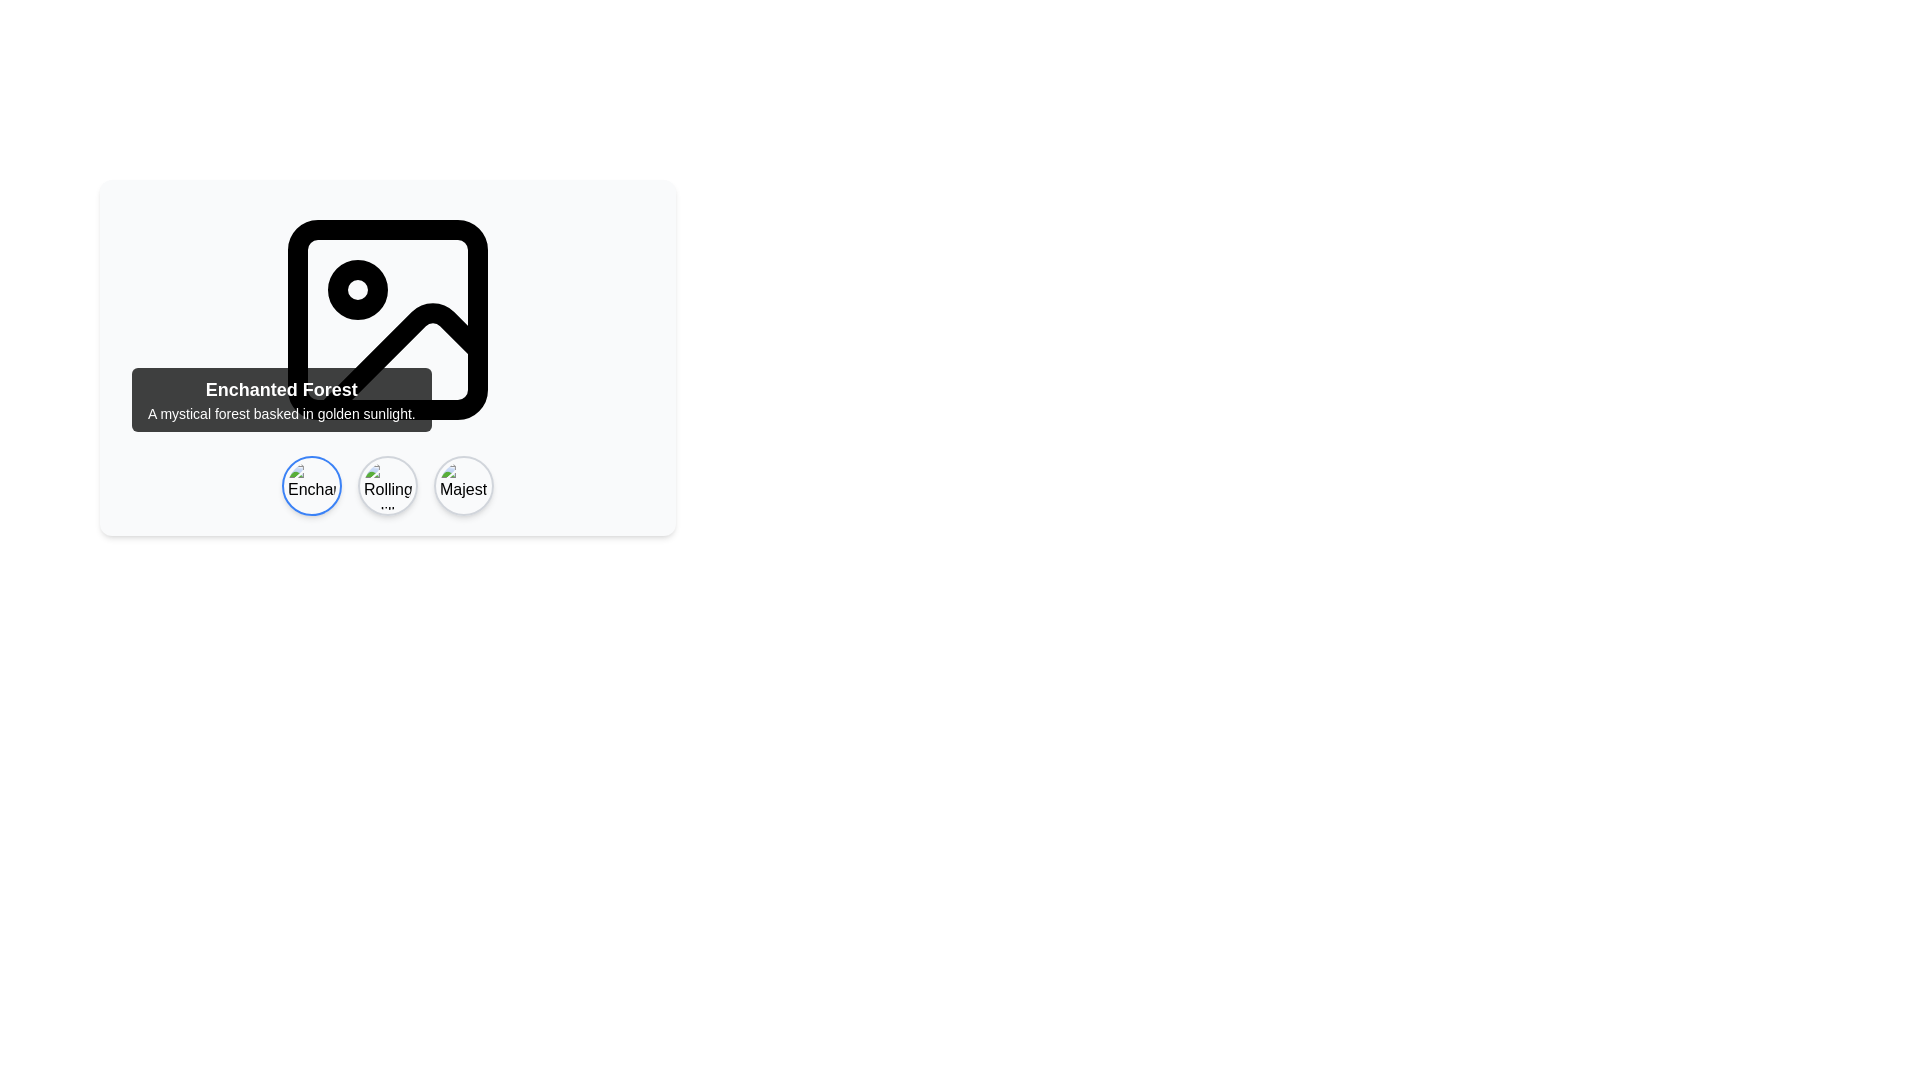 The image size is (1920, 1080). Describe the element at coordinates (388, 486) in the screenshot. I see `the second circular button with a landscape icon and the word 'Rolling' below it` at that location.